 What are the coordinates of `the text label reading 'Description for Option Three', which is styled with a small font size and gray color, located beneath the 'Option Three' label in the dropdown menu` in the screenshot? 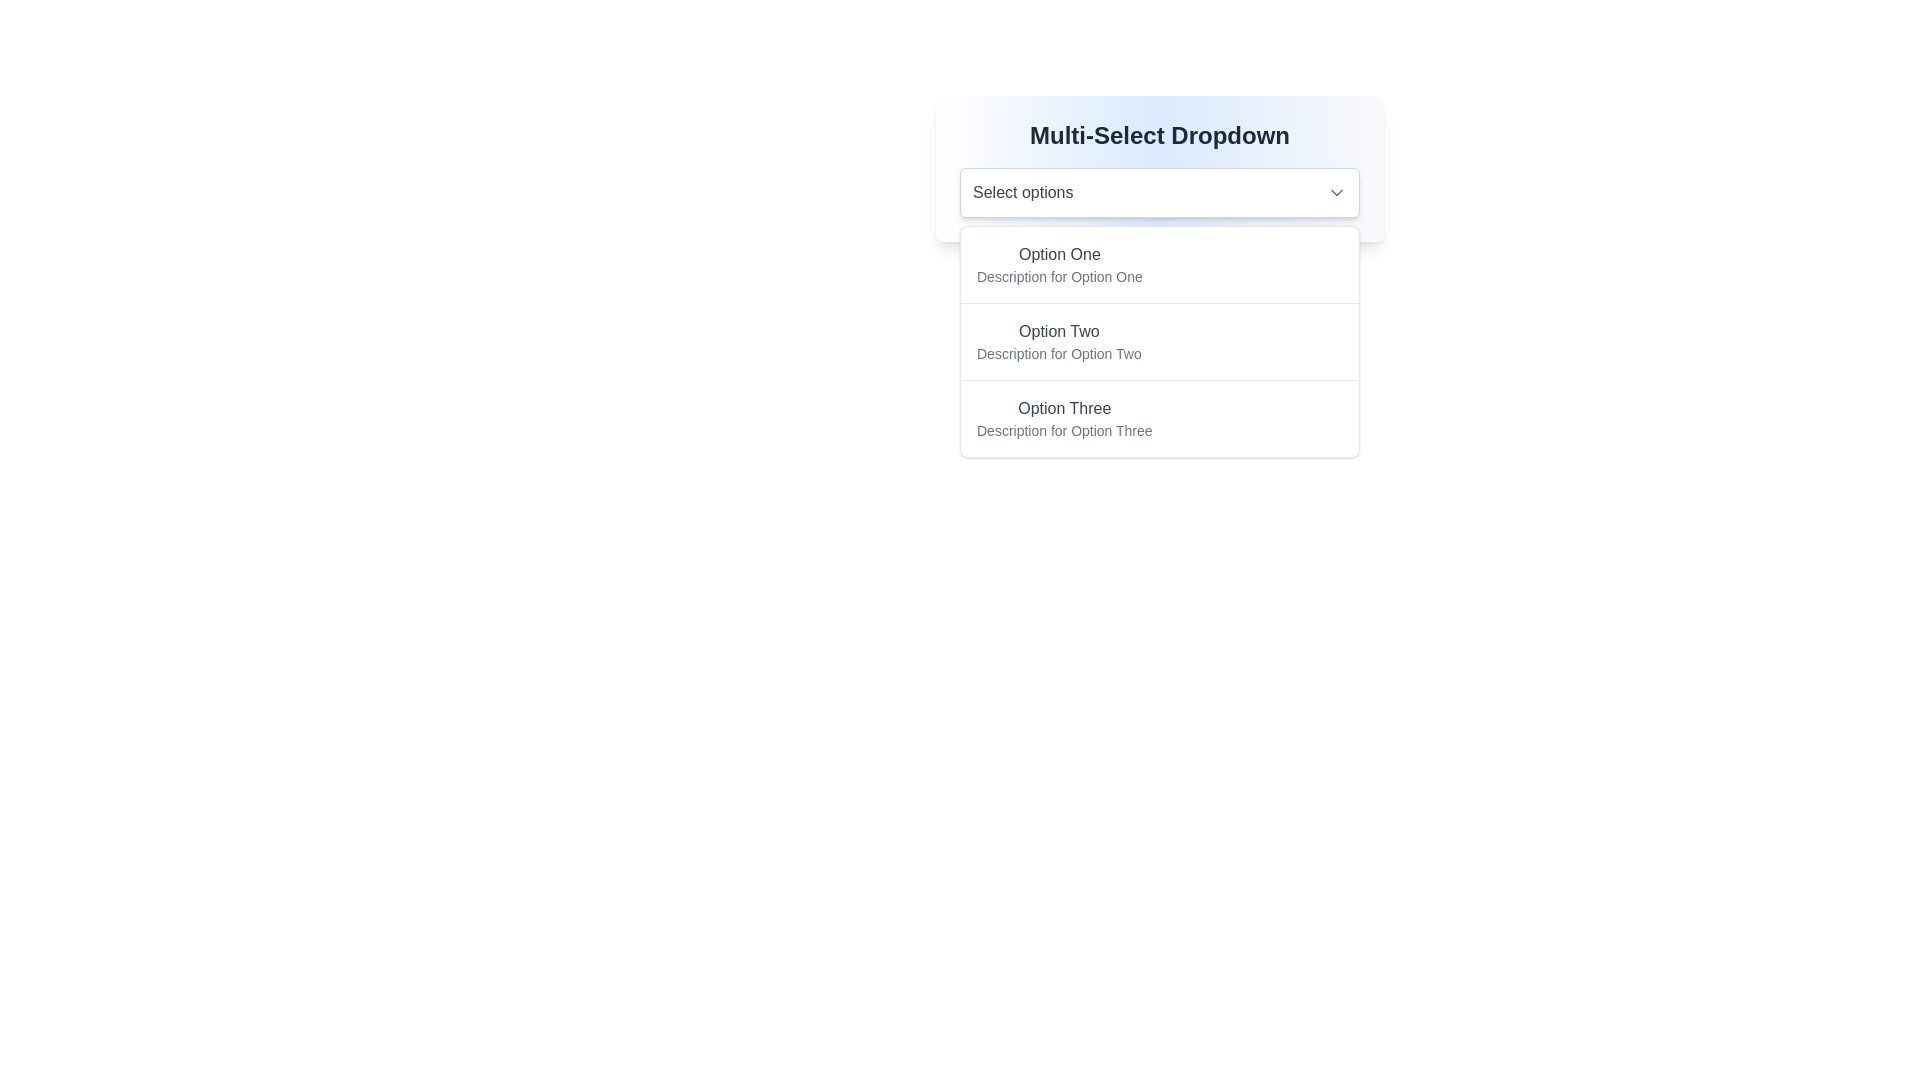 It's located at (1063, 430).